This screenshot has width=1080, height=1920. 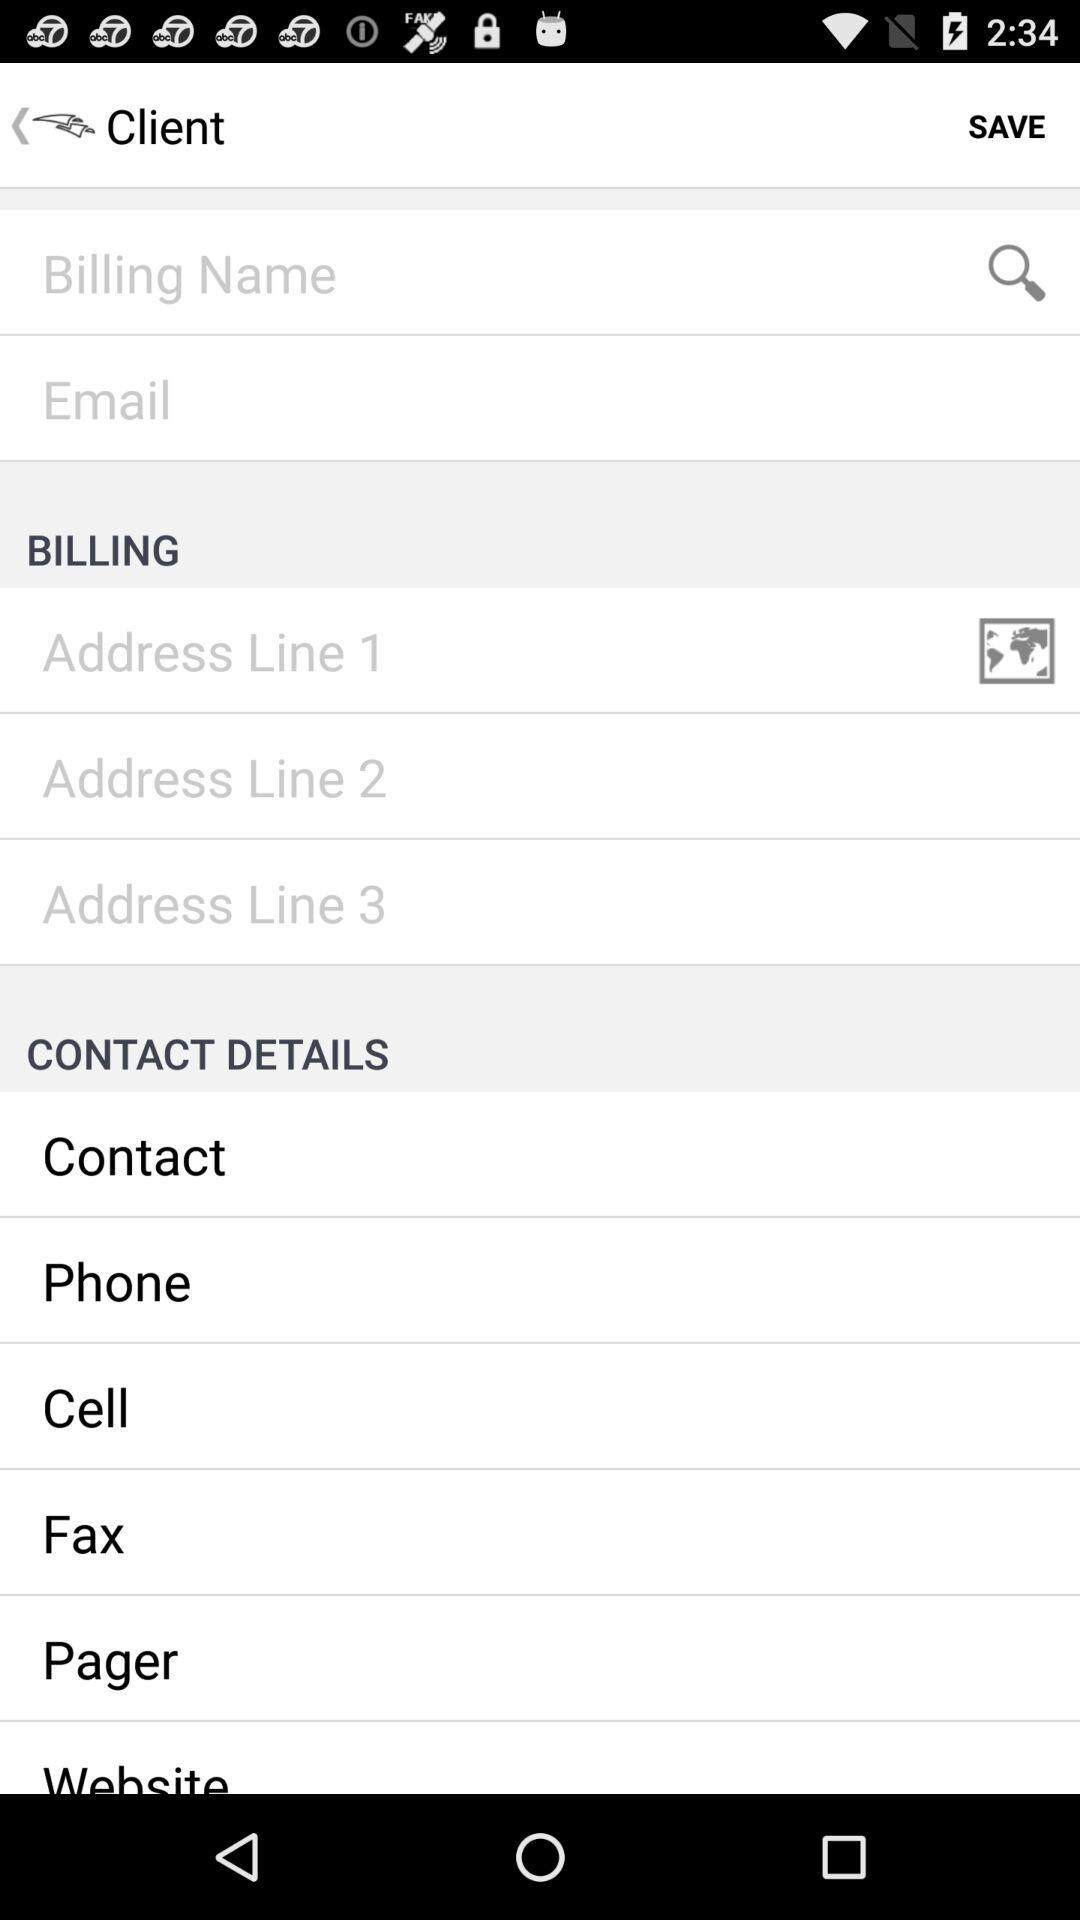 What do you see at coordinates (540, 398) in the screenshot?
I see `email dialogue box` at bounding box center [540, 398].